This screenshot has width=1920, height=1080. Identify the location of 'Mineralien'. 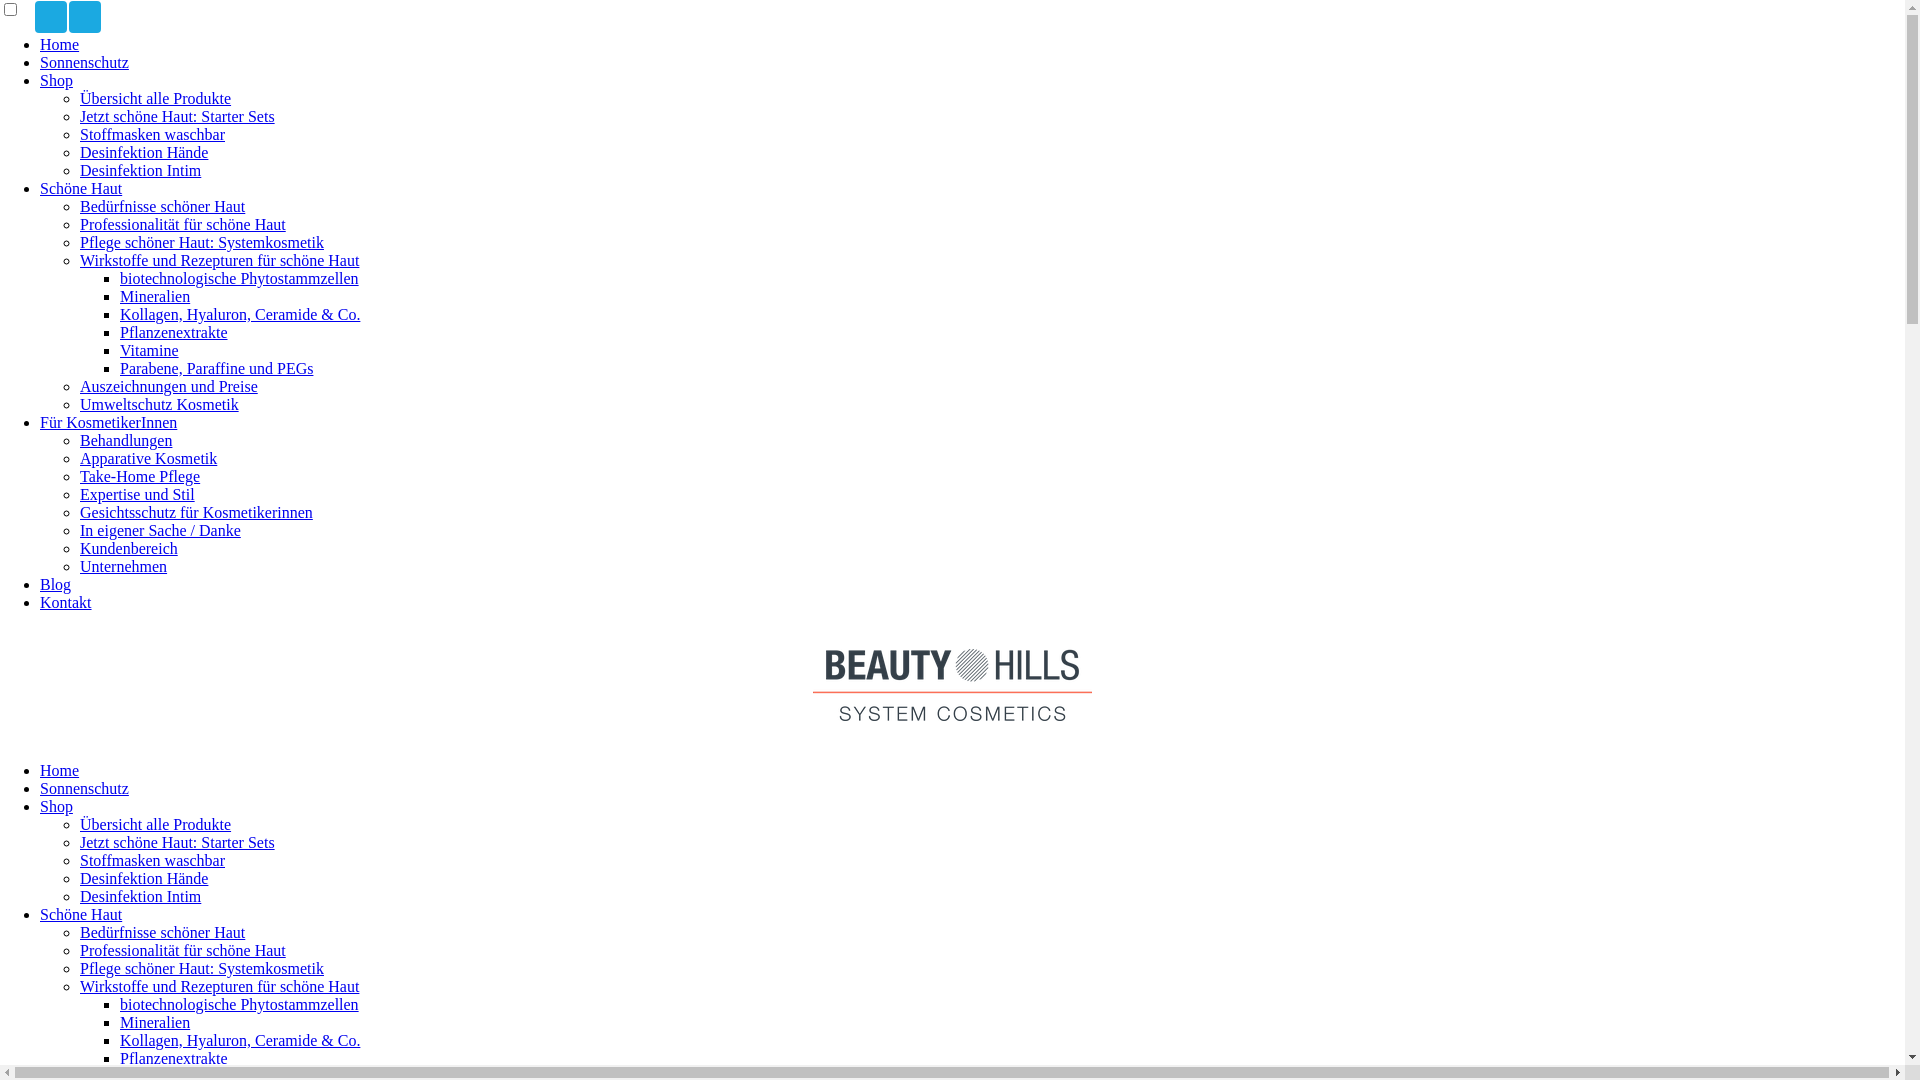
(153, 1022).